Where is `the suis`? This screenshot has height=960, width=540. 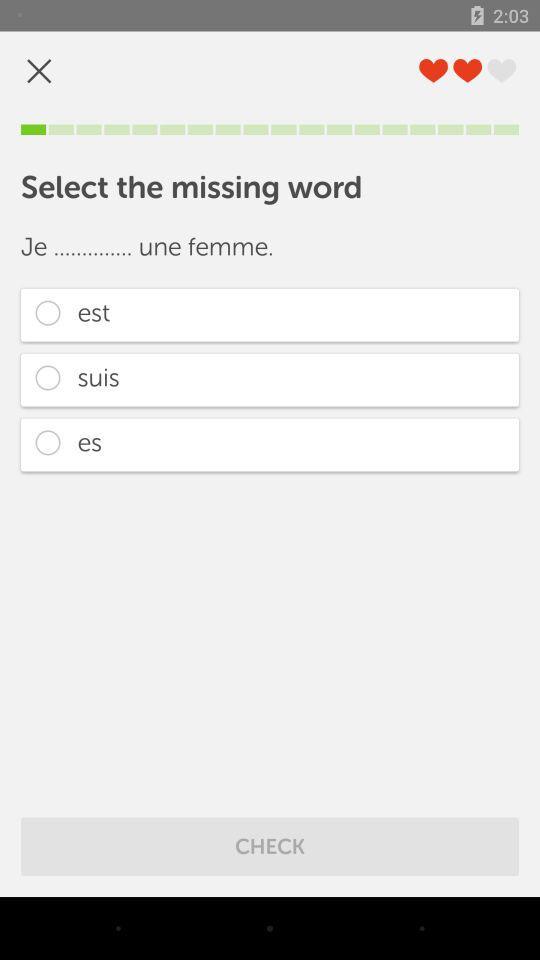 the suis is located at coordinates (270, 379).